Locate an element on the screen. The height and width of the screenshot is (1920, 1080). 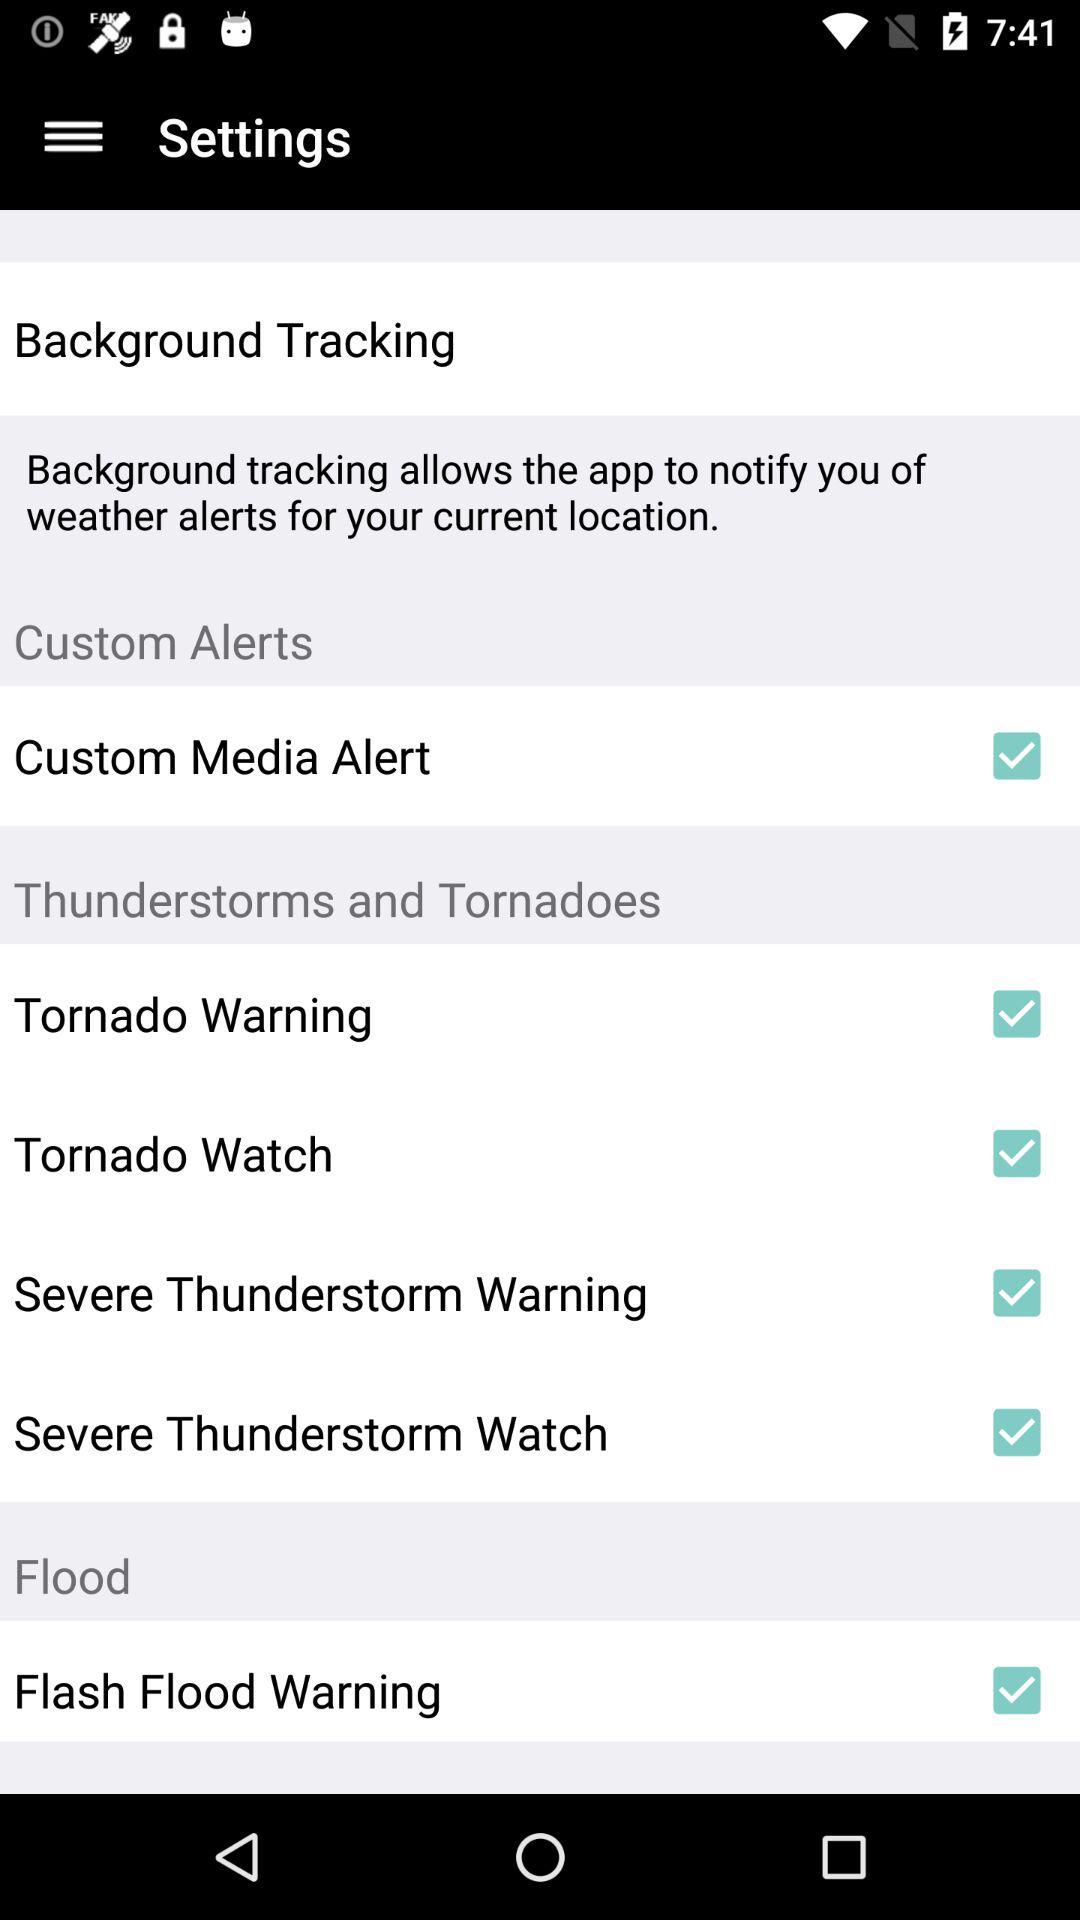
icon to the right of the flash flood warning is located at coordinates (1017, 1689).